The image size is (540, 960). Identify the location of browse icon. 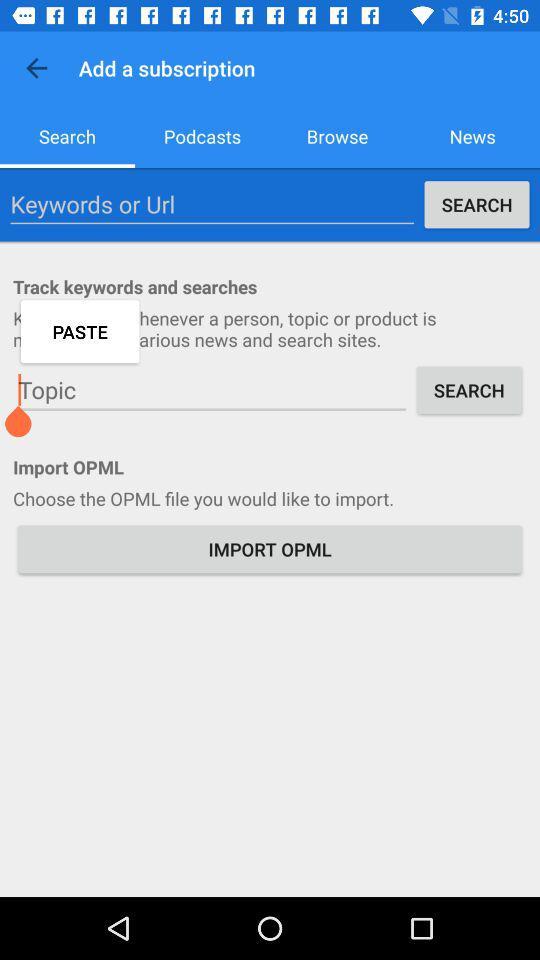
(337, 135).